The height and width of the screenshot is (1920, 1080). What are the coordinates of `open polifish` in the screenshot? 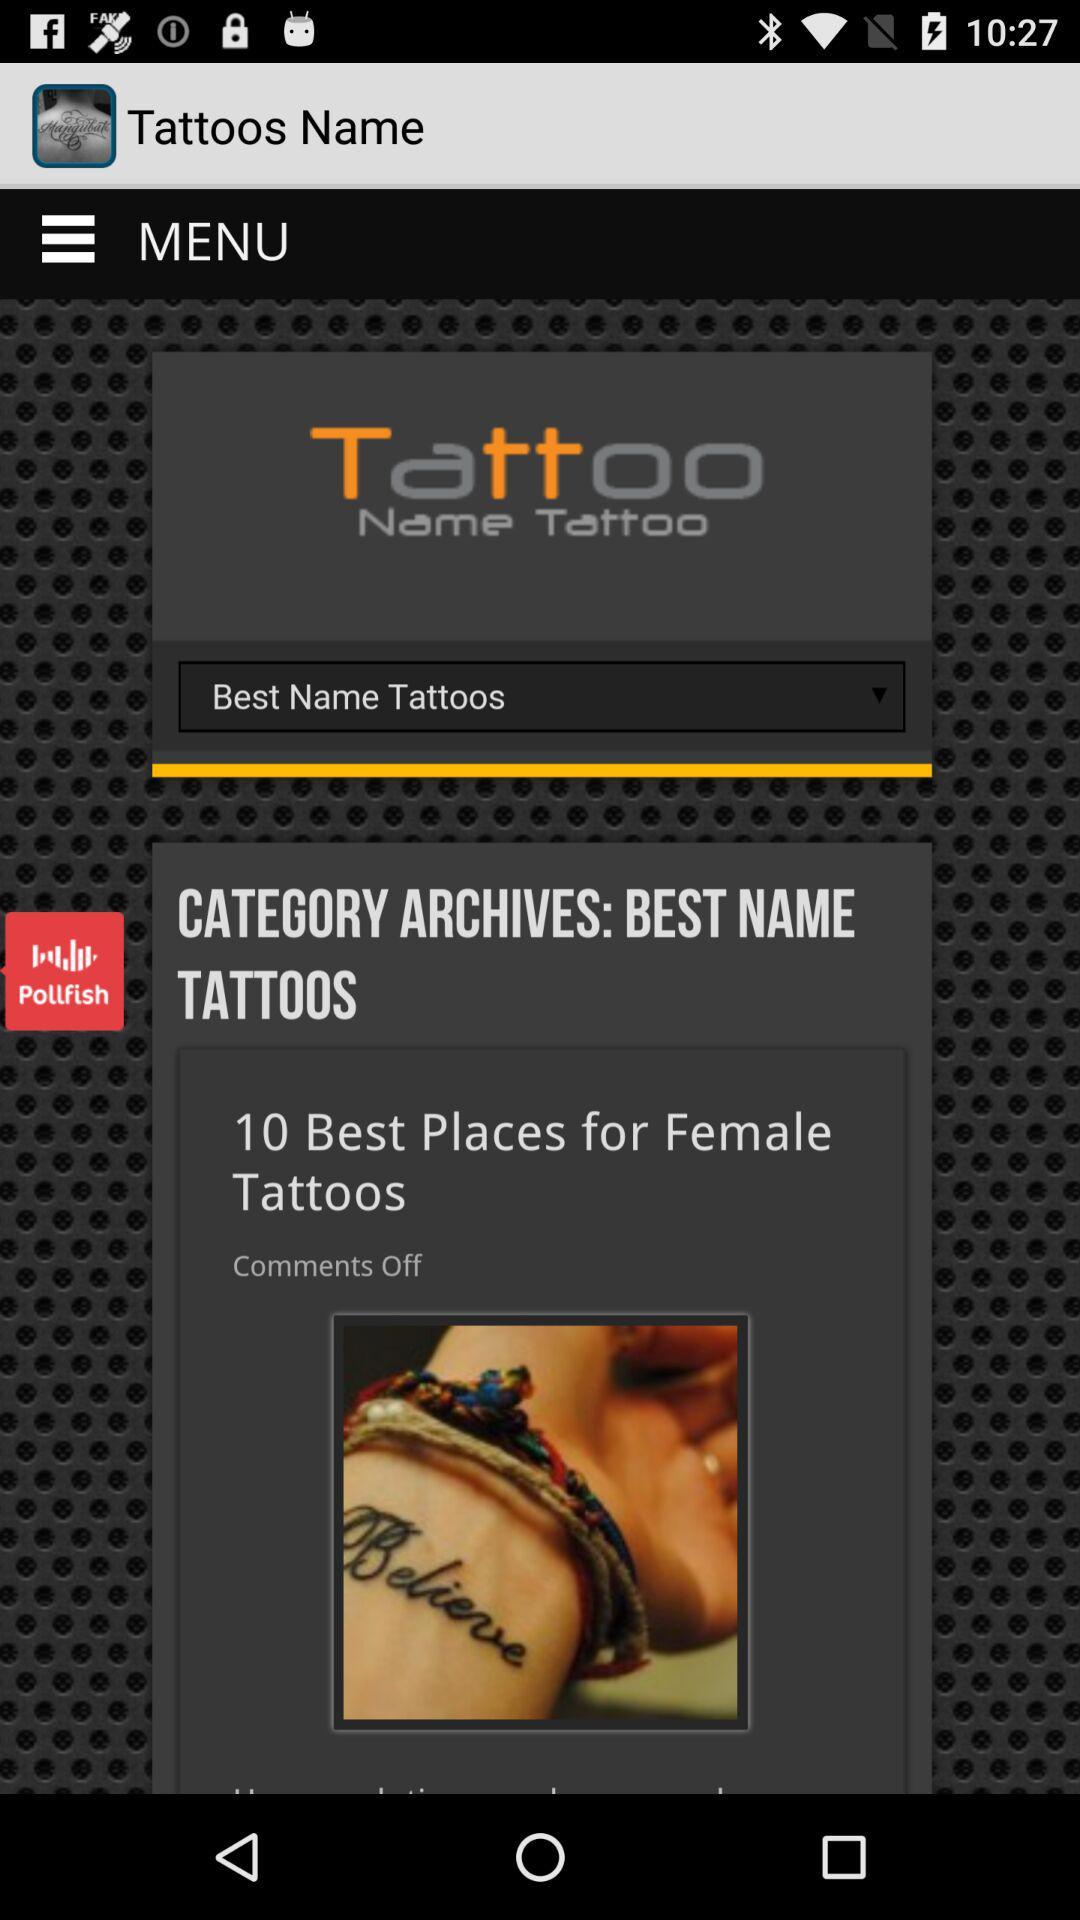 It's located at (60, 971).